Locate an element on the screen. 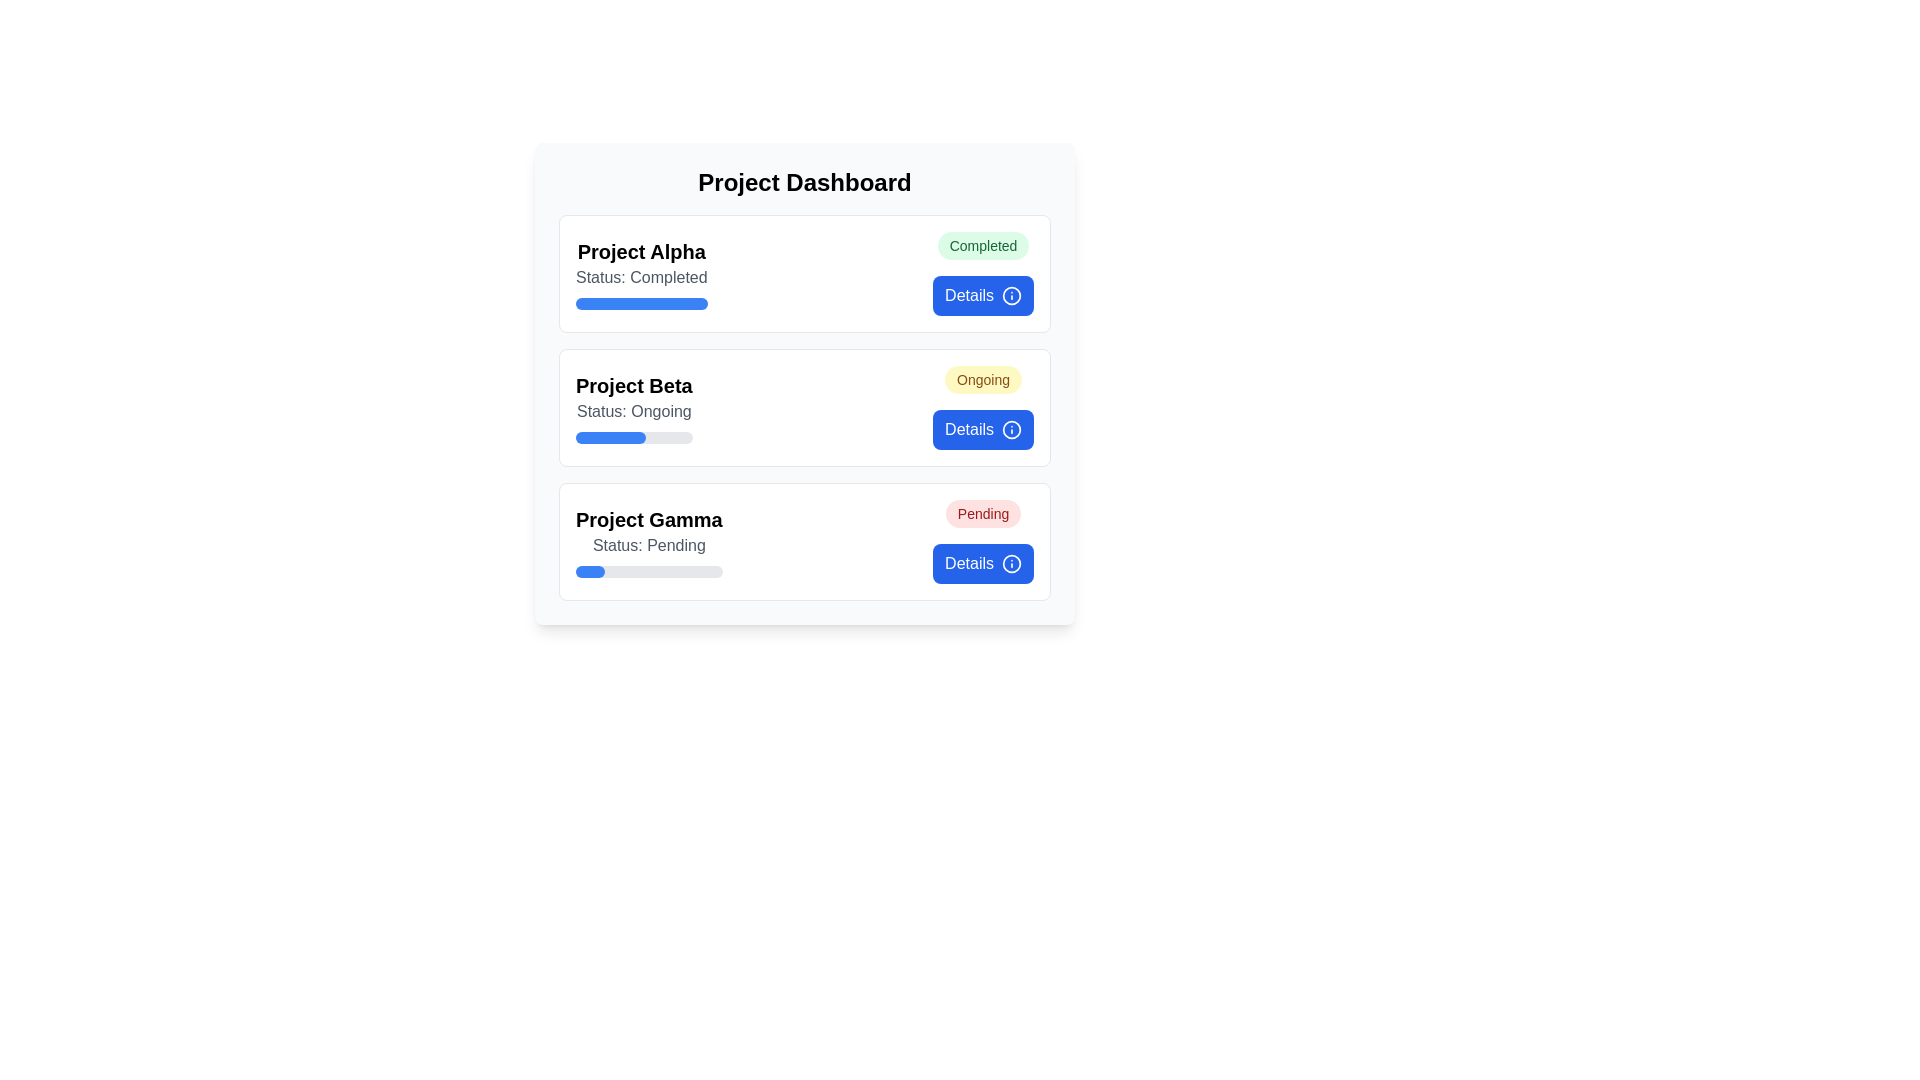 This screenshot has height=1080, width=1920. the 'Pending' status indicator for 'Project Gamma' located on the project dashboard, positioned above the 'Details' button and to the left of the information icon is located at coordinates (983, 512).